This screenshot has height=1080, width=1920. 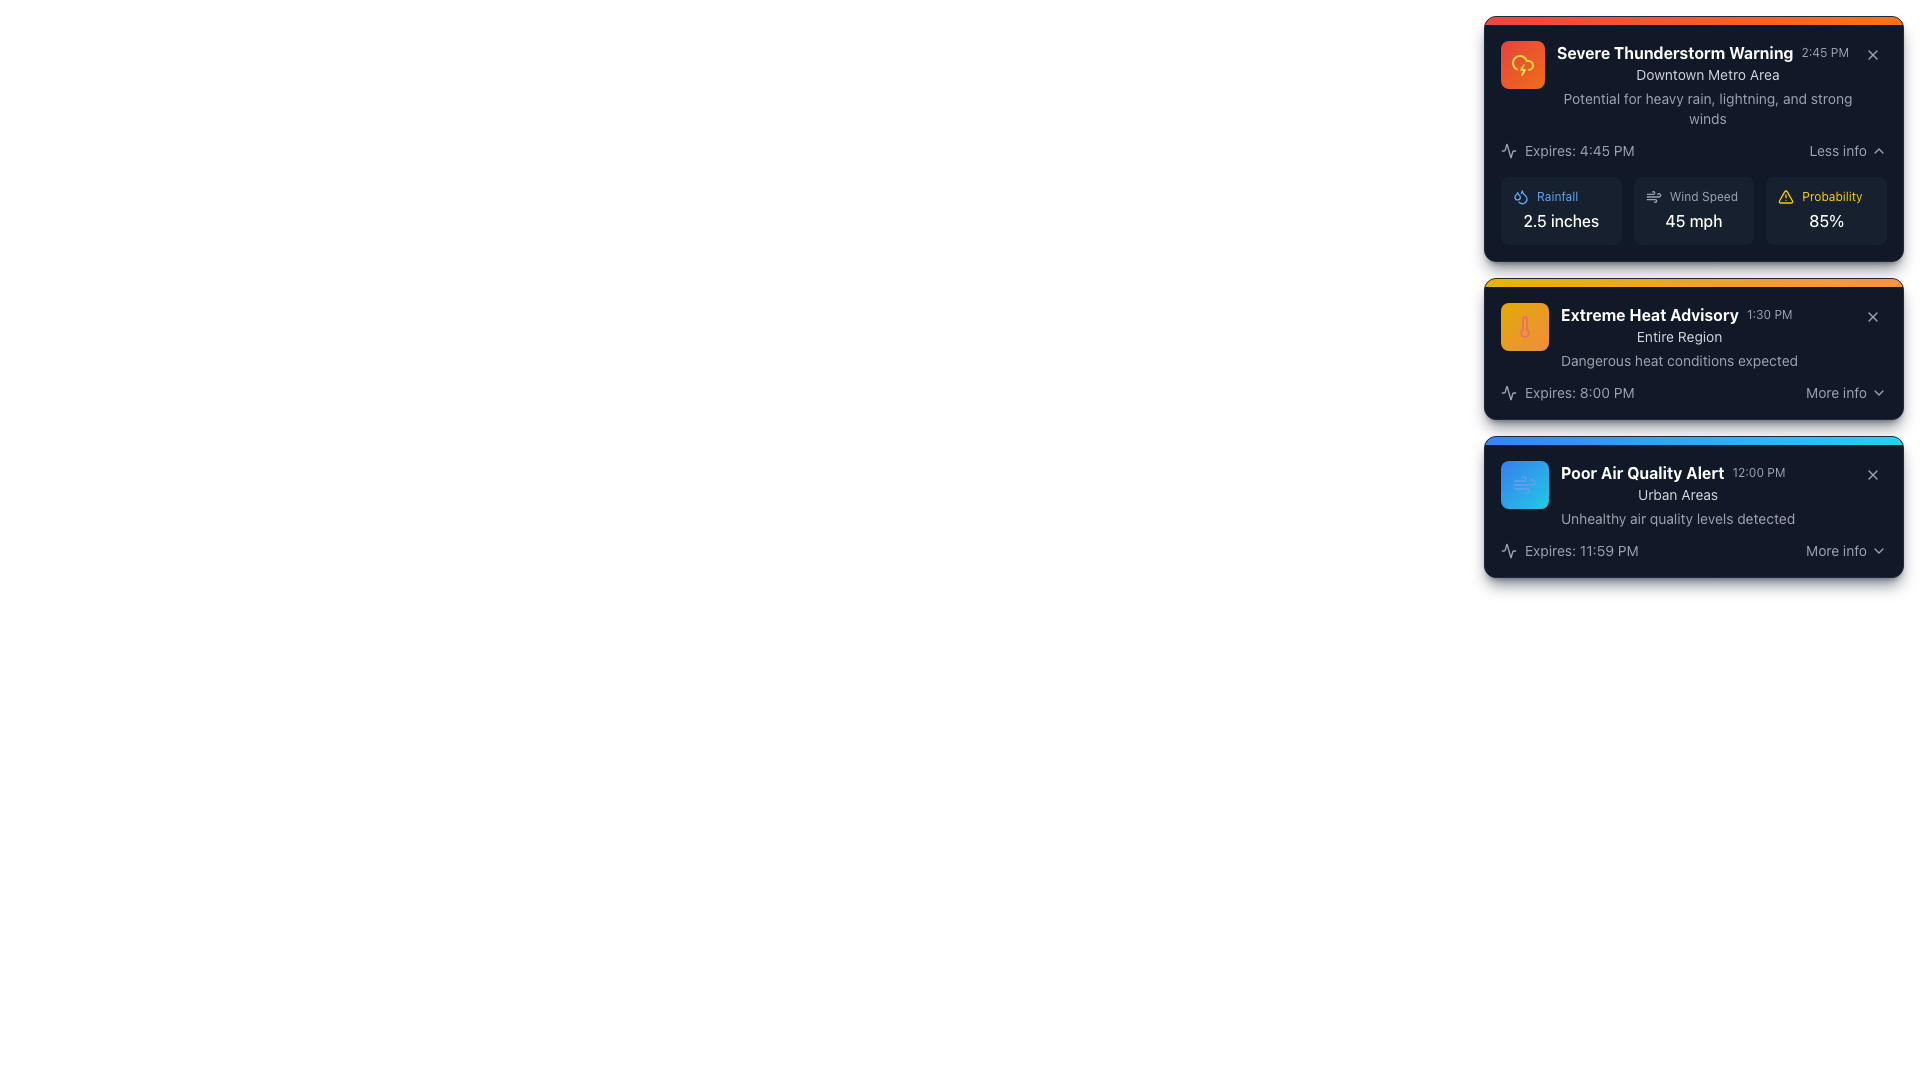 What do you see at coordinates (1649, 315) in the screenshot?
I see `the text label displaying 'Extreme Heat Advisory' which is styled in bold white font and located in the second position among three vertically stacked alert cards` at bounding box center [1649, 315].